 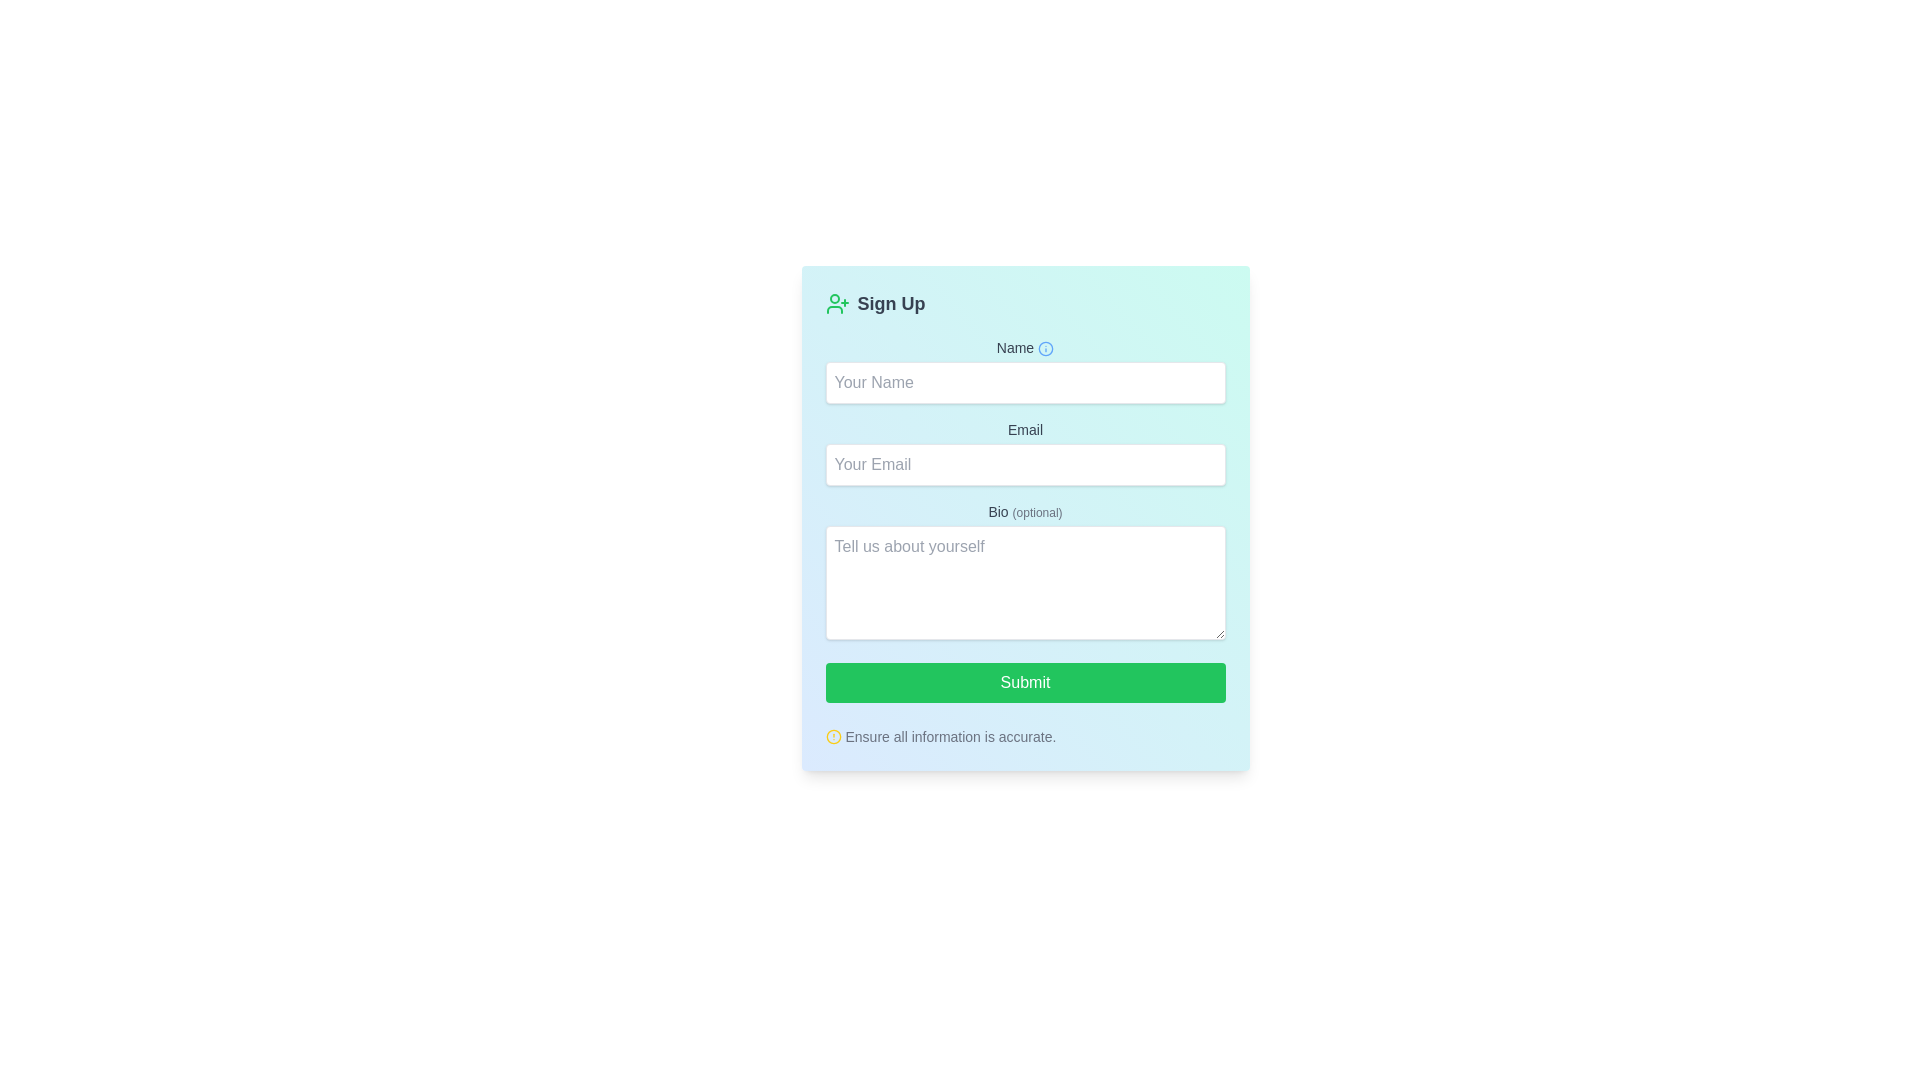 I want to click on the '(optional)' text label located to the right of the 'Bio' label, indicating that the 'Bio' field is not mandatory, so click(x=1037, y=512).